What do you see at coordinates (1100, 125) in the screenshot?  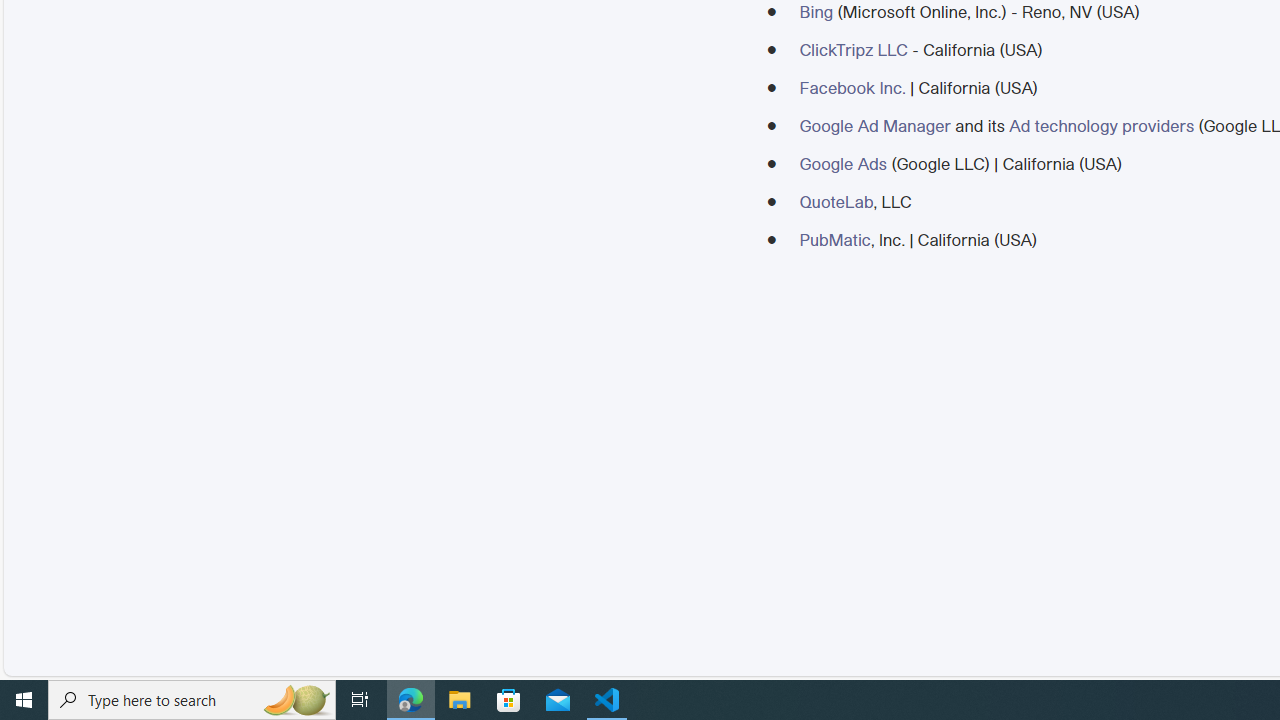 I see `'Ad technology providers'` at bounding box center [1100, 125].